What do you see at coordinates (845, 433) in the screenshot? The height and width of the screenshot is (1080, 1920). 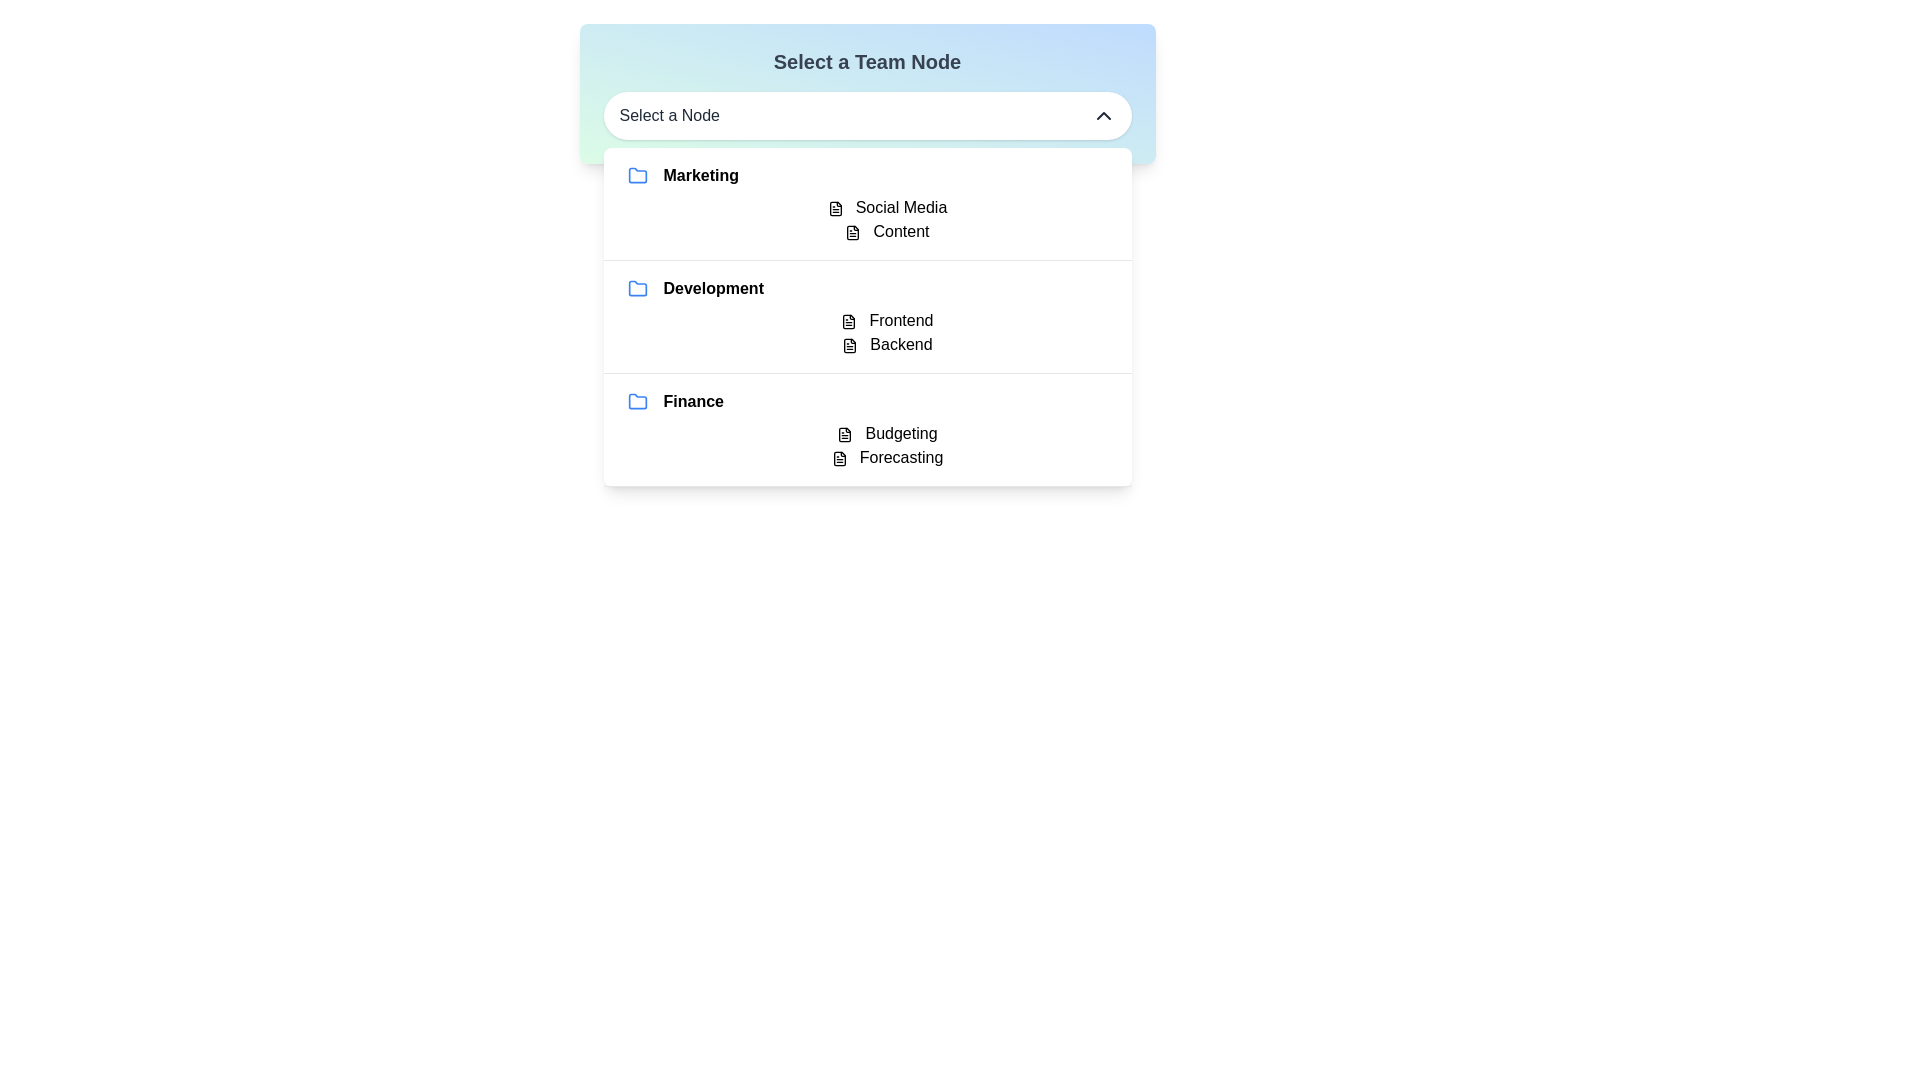 I see `the 'Budgeting' icon in the Finance section of the dropdown menu, which serves as a visual indicator for the Budgeting functionality` at bounding box center [845, 433].